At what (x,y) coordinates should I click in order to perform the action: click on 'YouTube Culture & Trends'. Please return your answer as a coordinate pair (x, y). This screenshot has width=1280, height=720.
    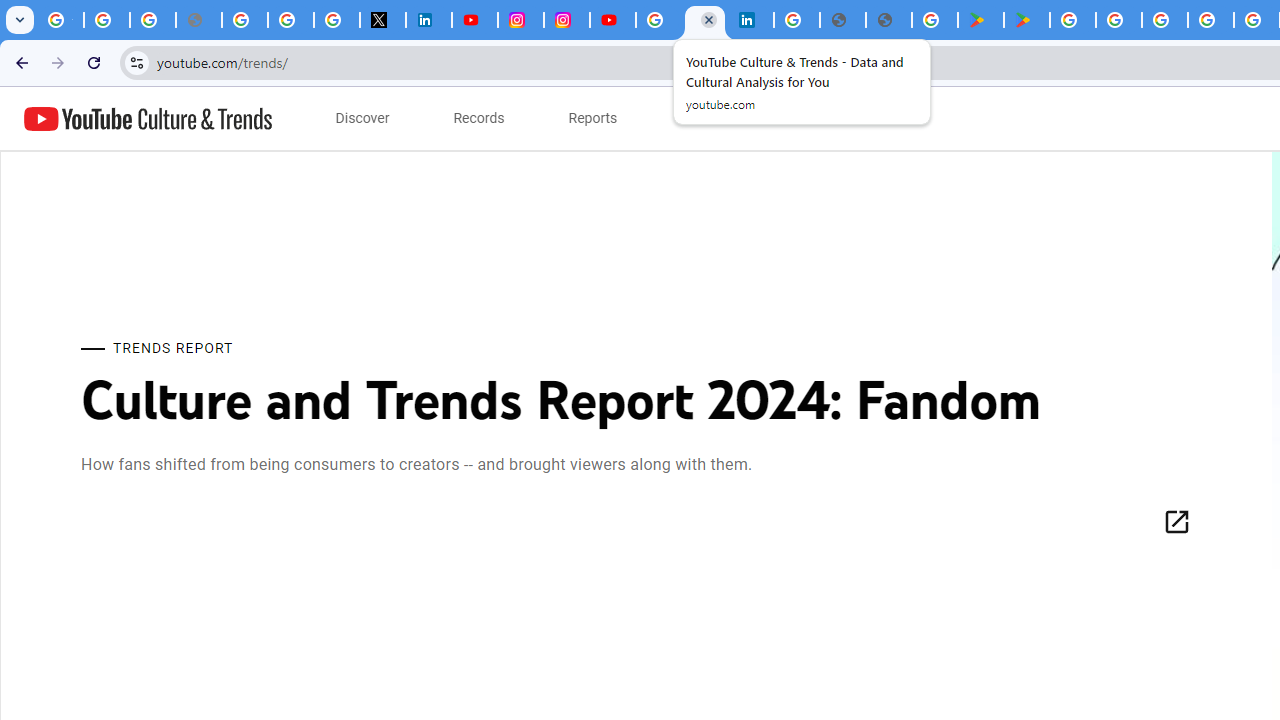
    Looking at the image, I should click on (146, 118).